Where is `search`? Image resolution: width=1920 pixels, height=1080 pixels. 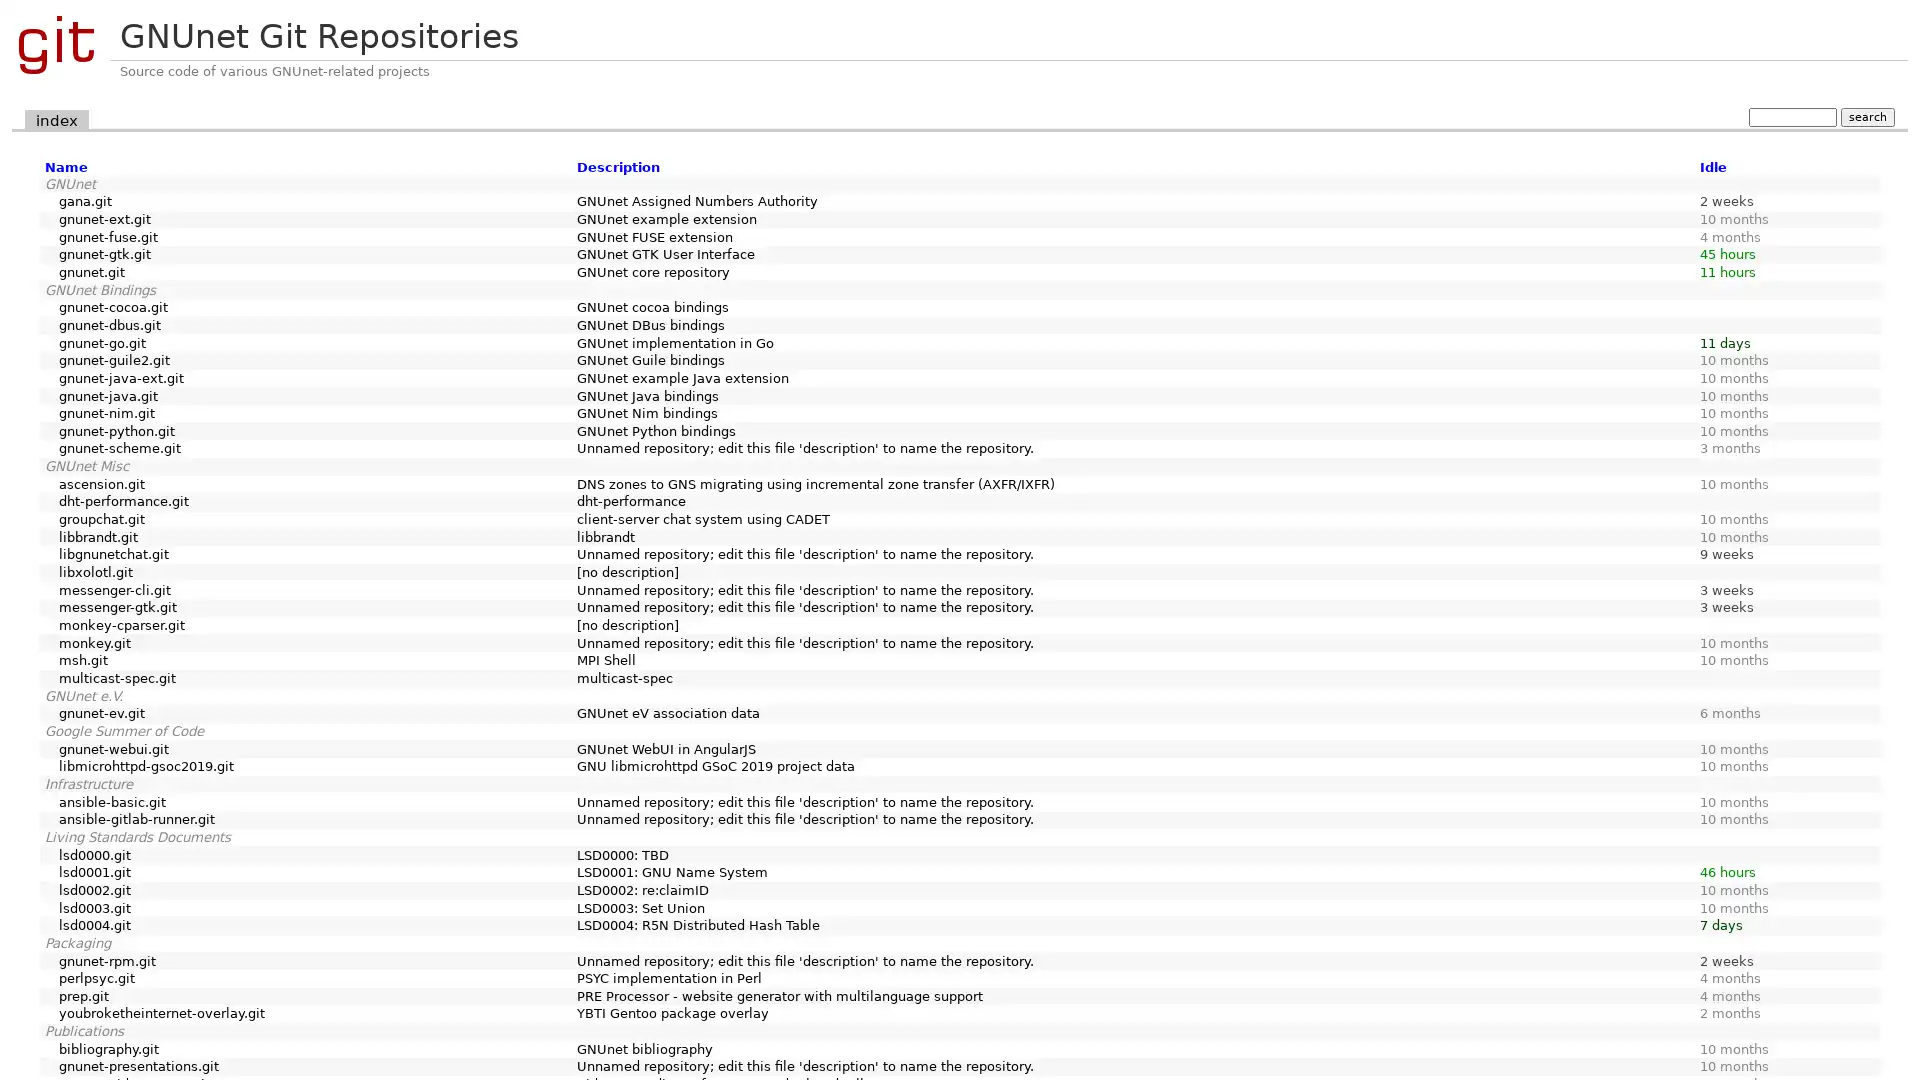
search is located at coordinates (1866, 116).